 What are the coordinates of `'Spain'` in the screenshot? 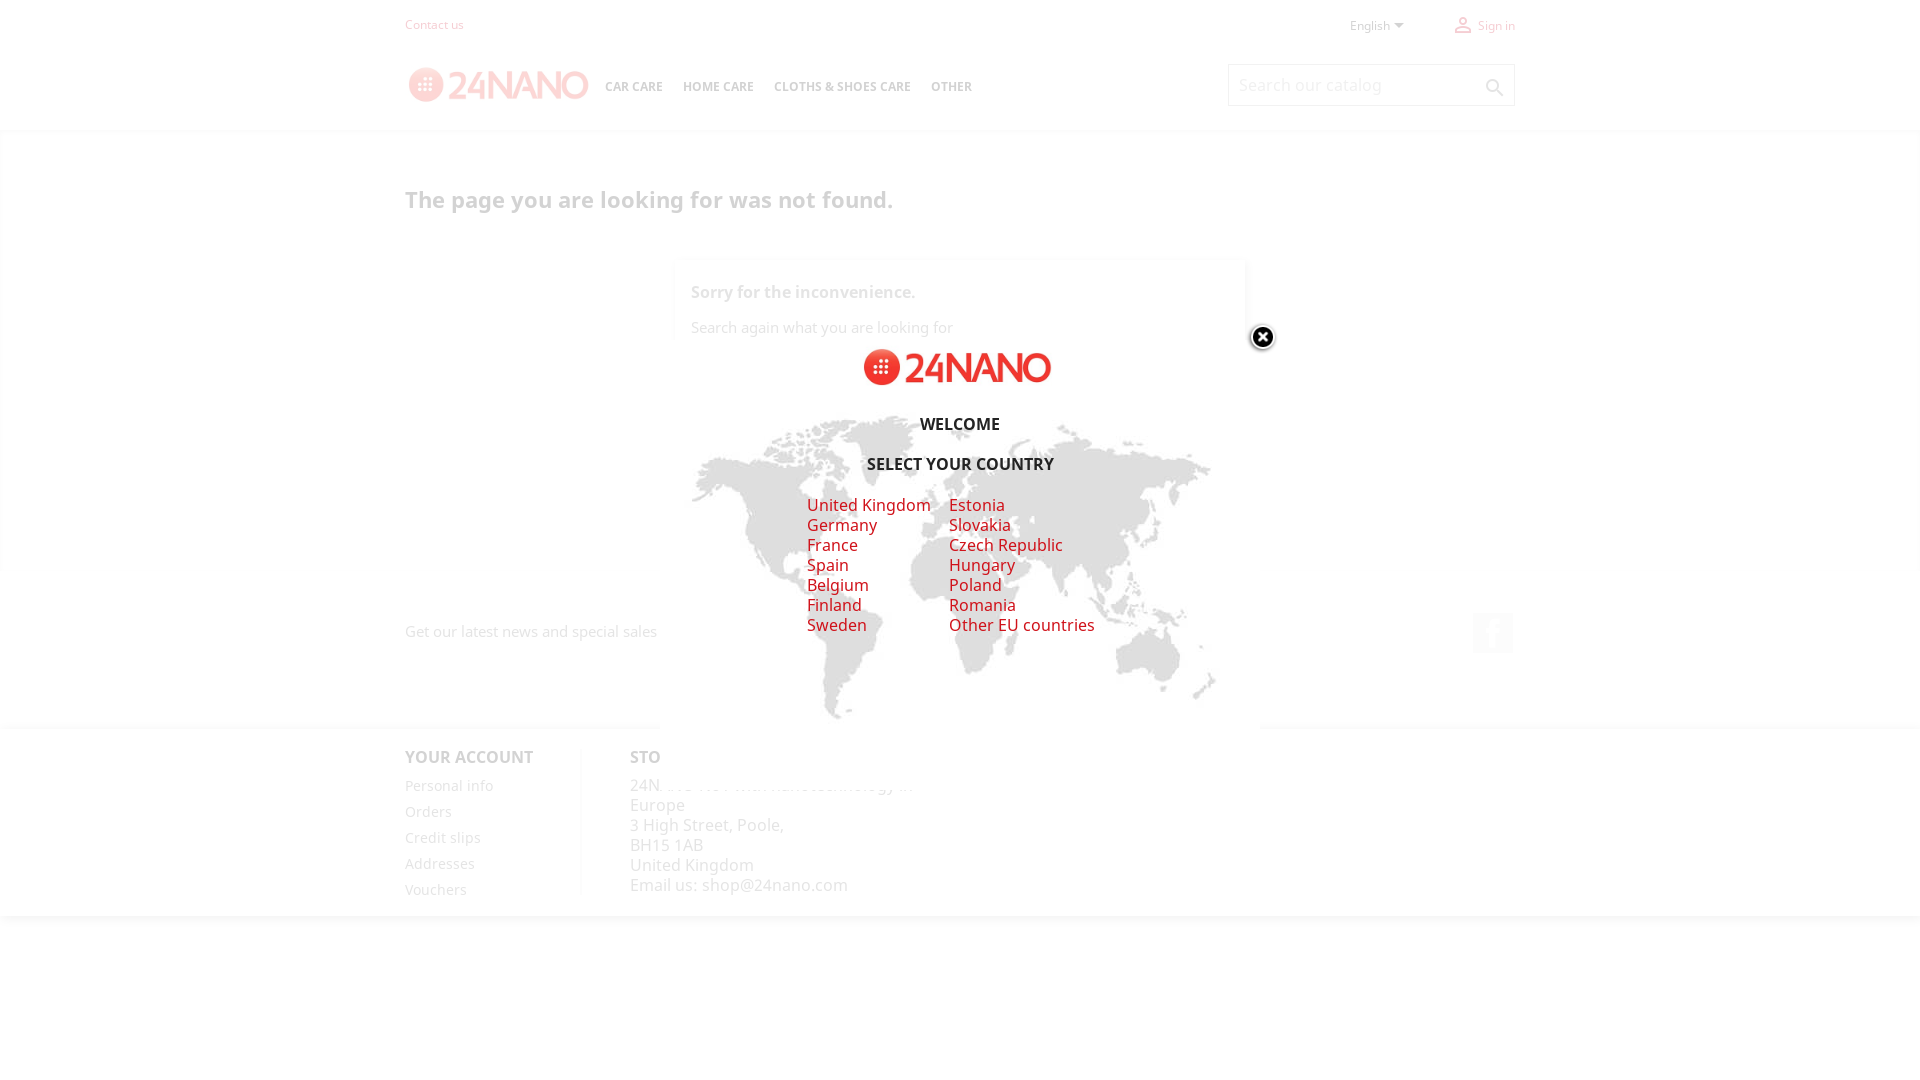 It's located at (826, 564).